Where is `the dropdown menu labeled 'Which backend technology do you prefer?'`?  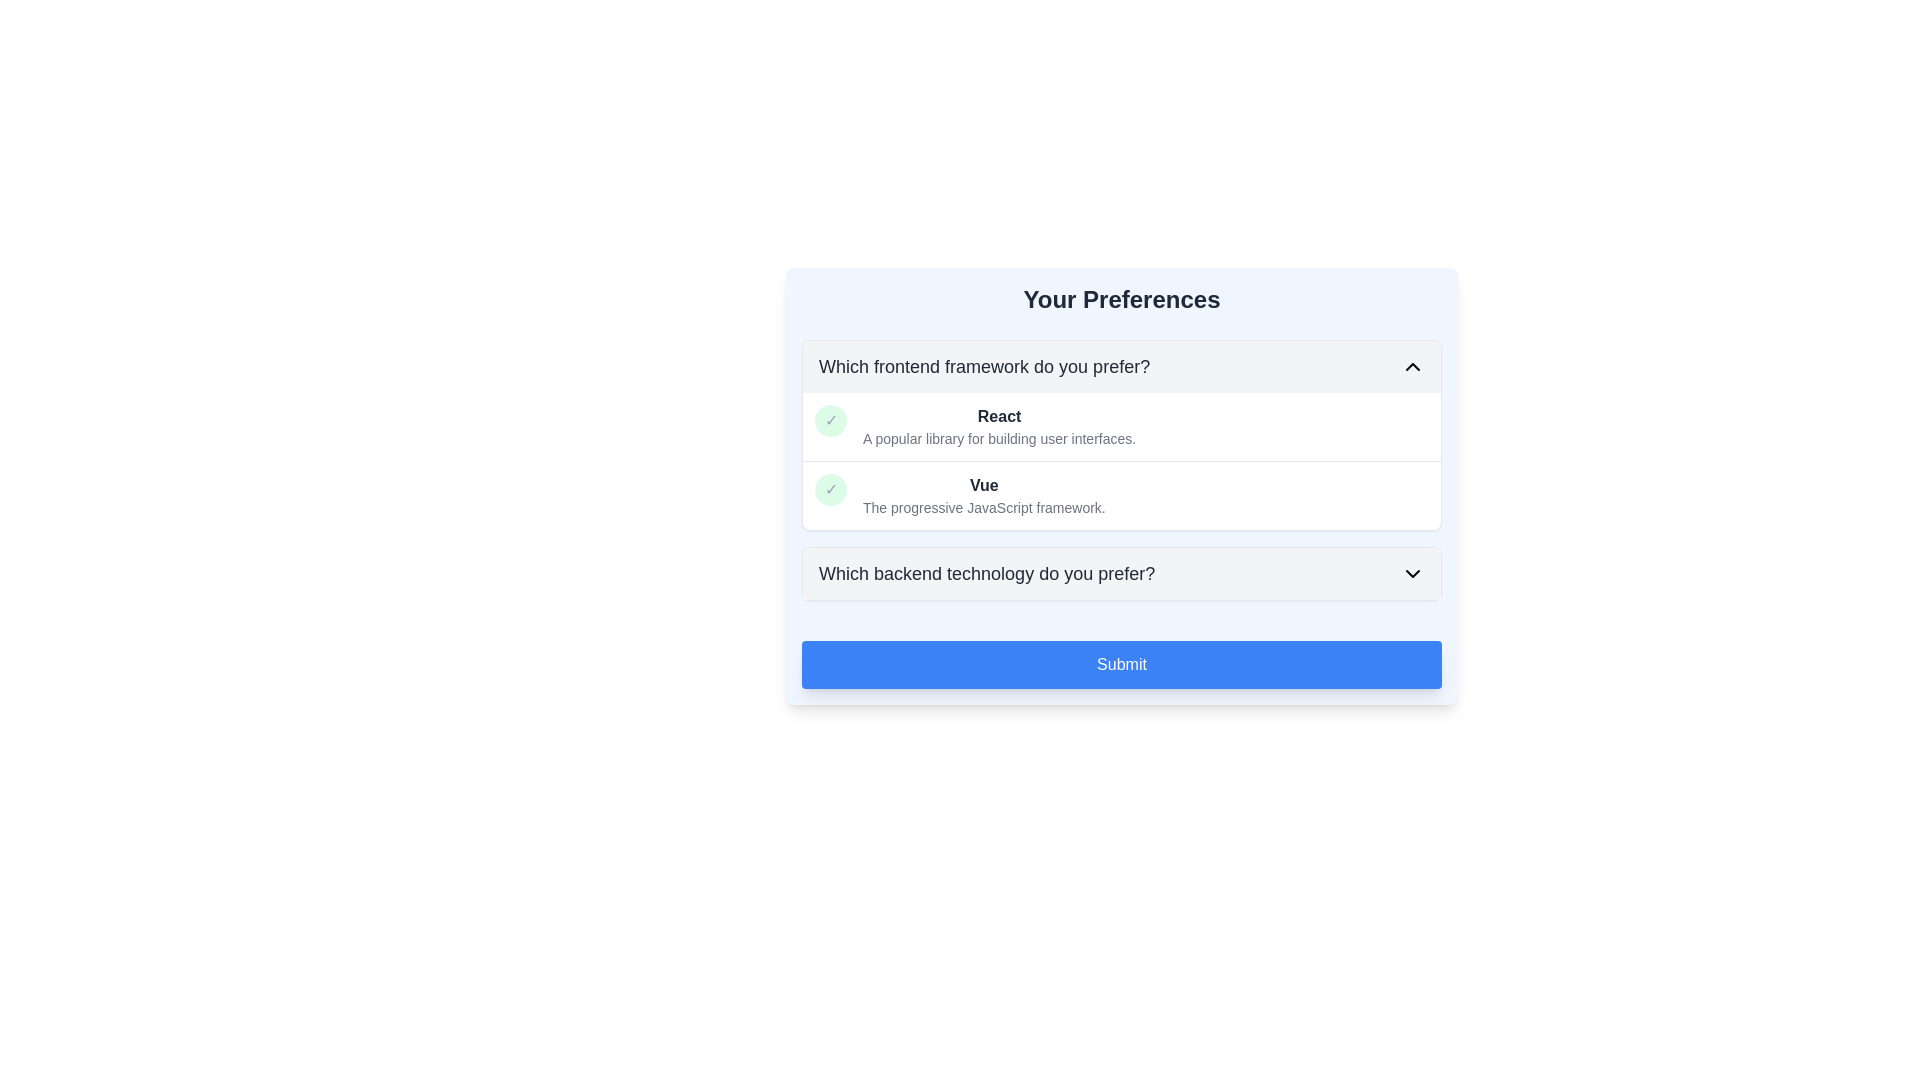
the dropdown menu labeled 'Which backend technology do you prefer?' is located at coordinates (1122, 574).